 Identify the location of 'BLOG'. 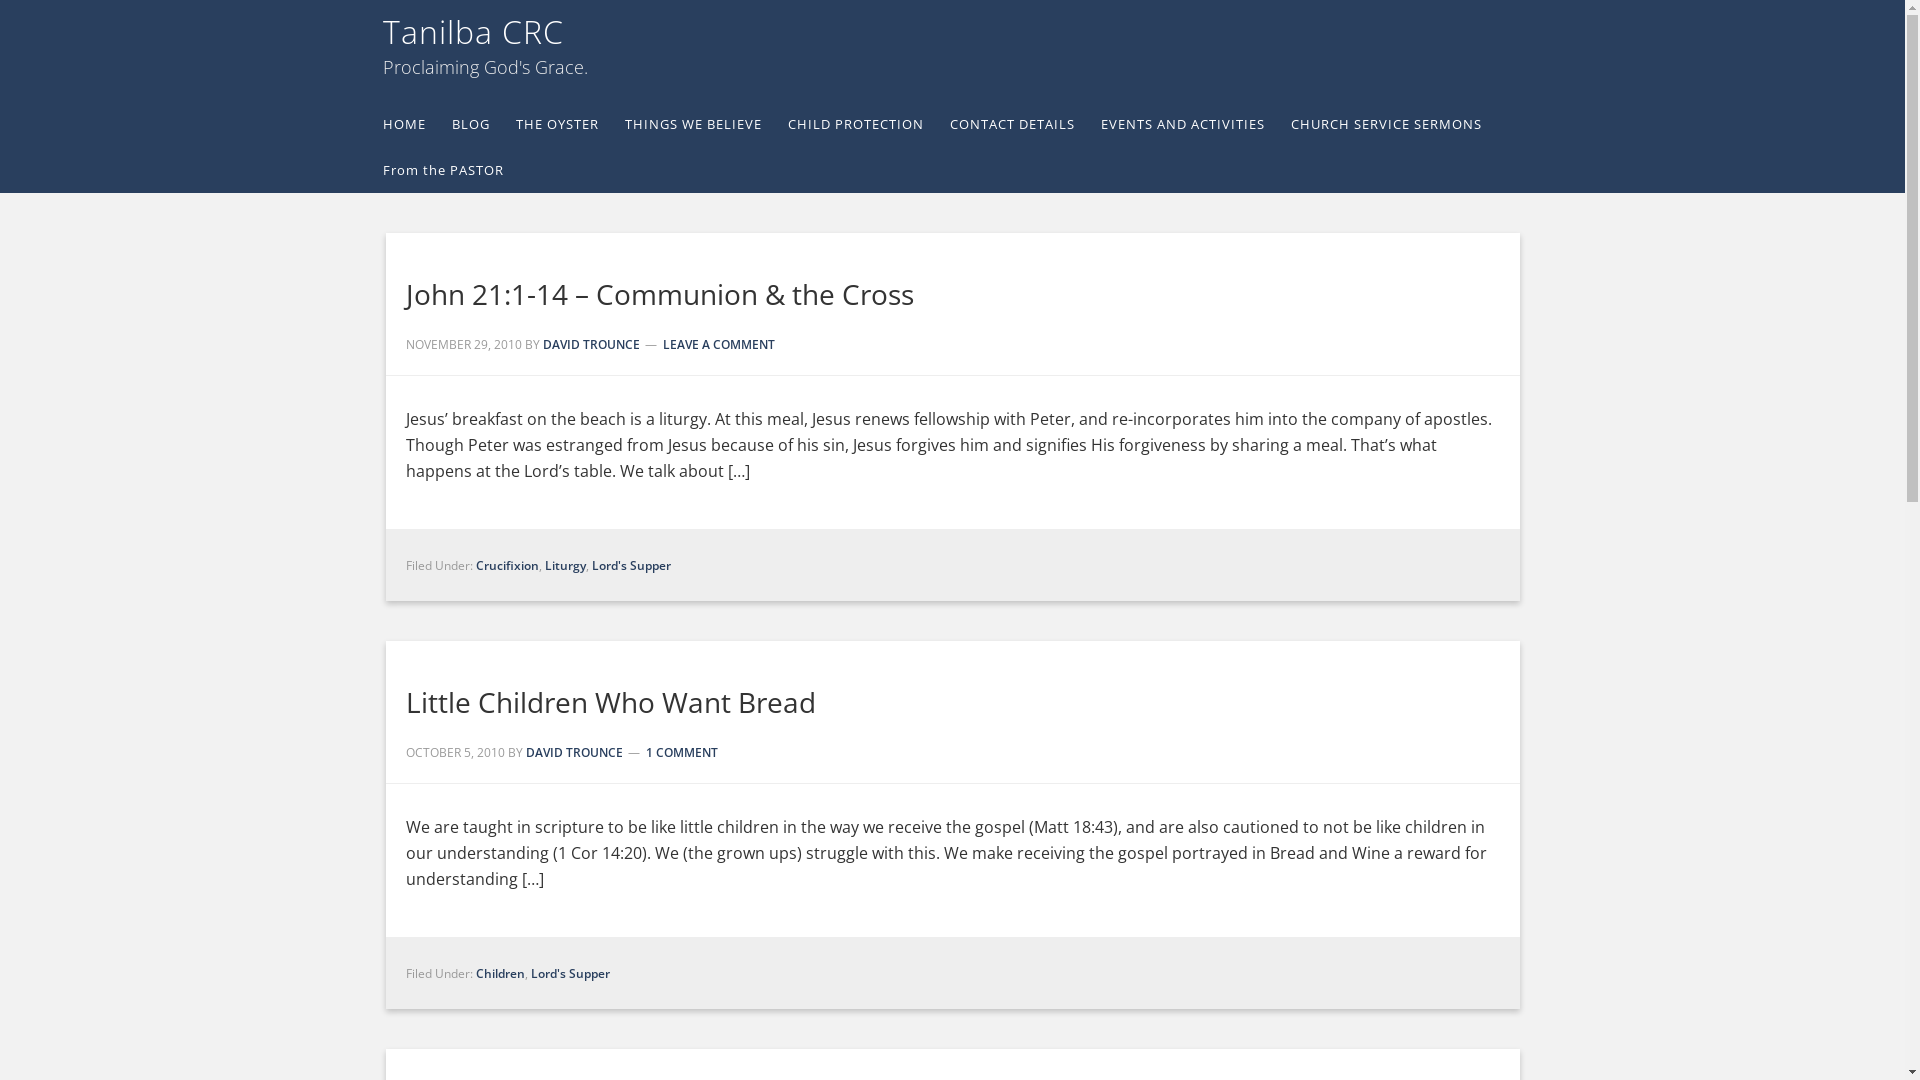
(484, 124).